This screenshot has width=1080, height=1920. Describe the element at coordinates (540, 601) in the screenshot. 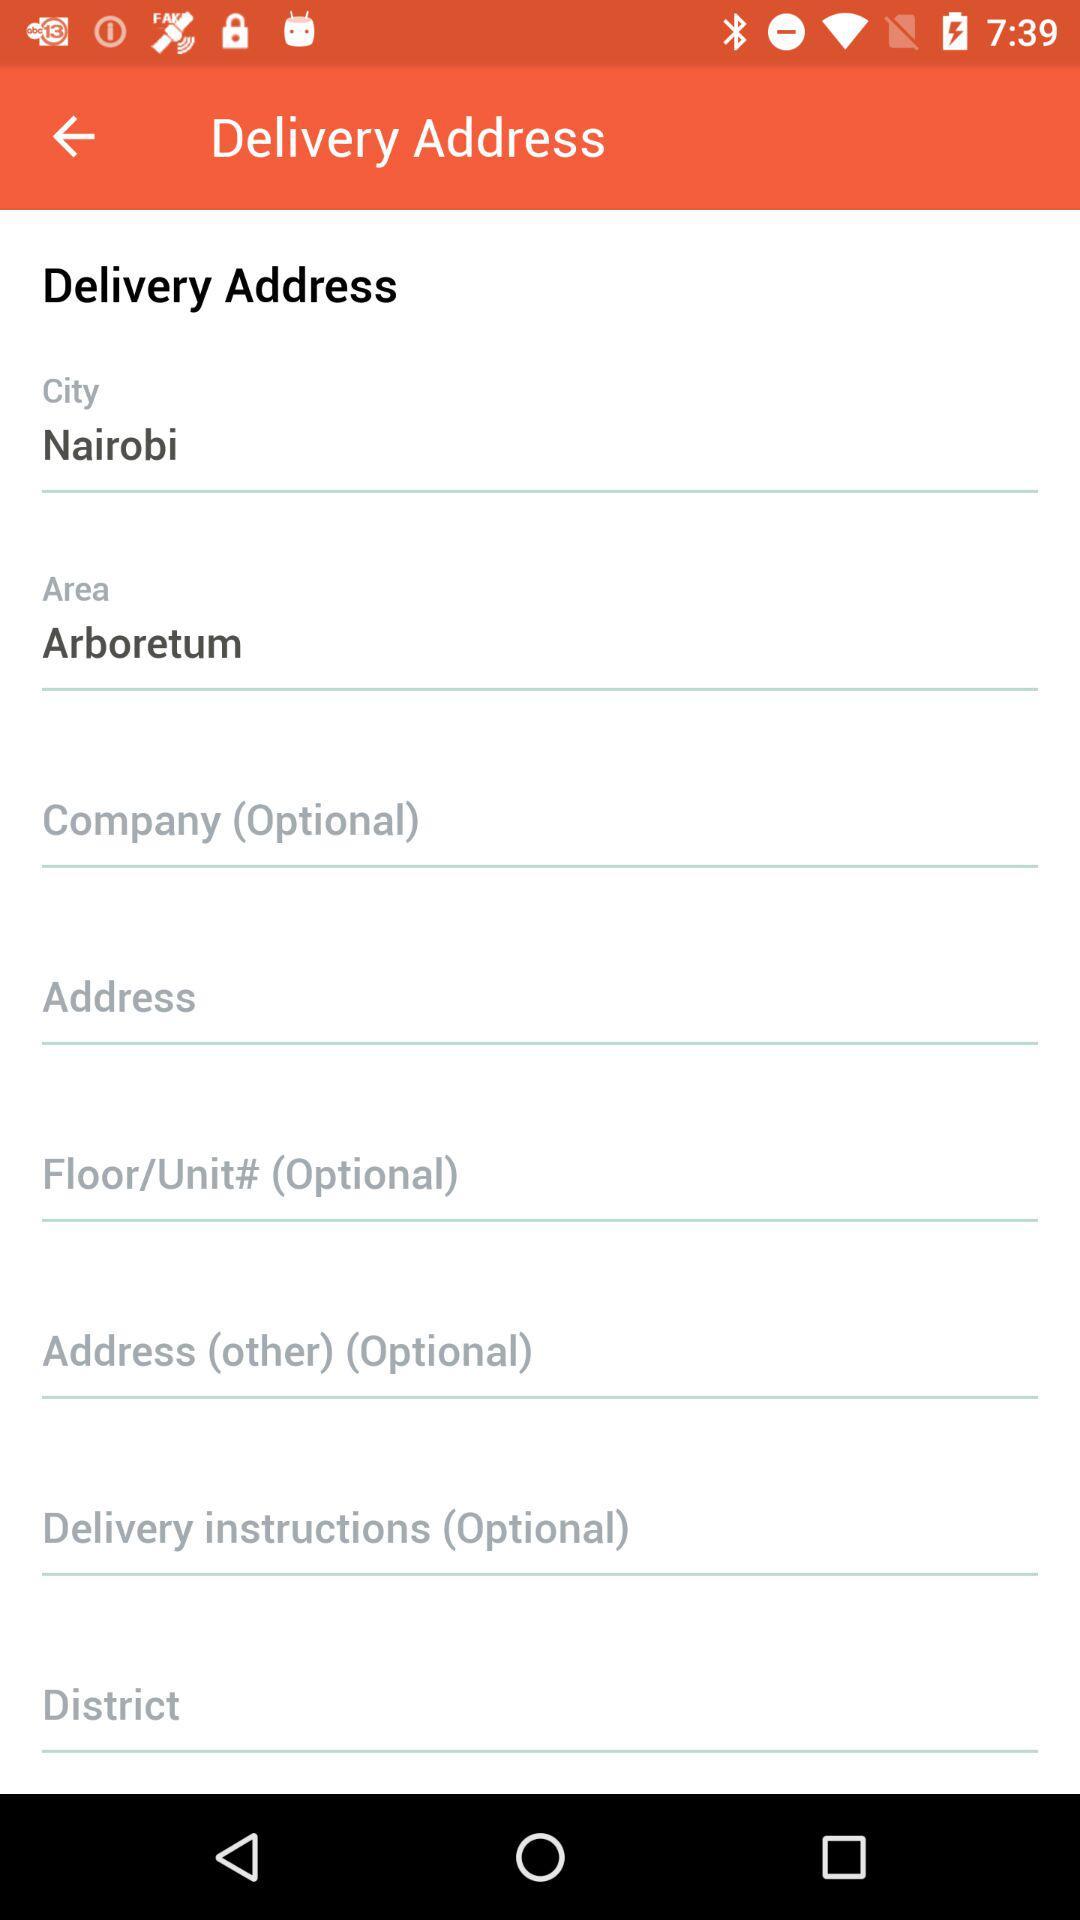

I see `arboretum item` at that location.